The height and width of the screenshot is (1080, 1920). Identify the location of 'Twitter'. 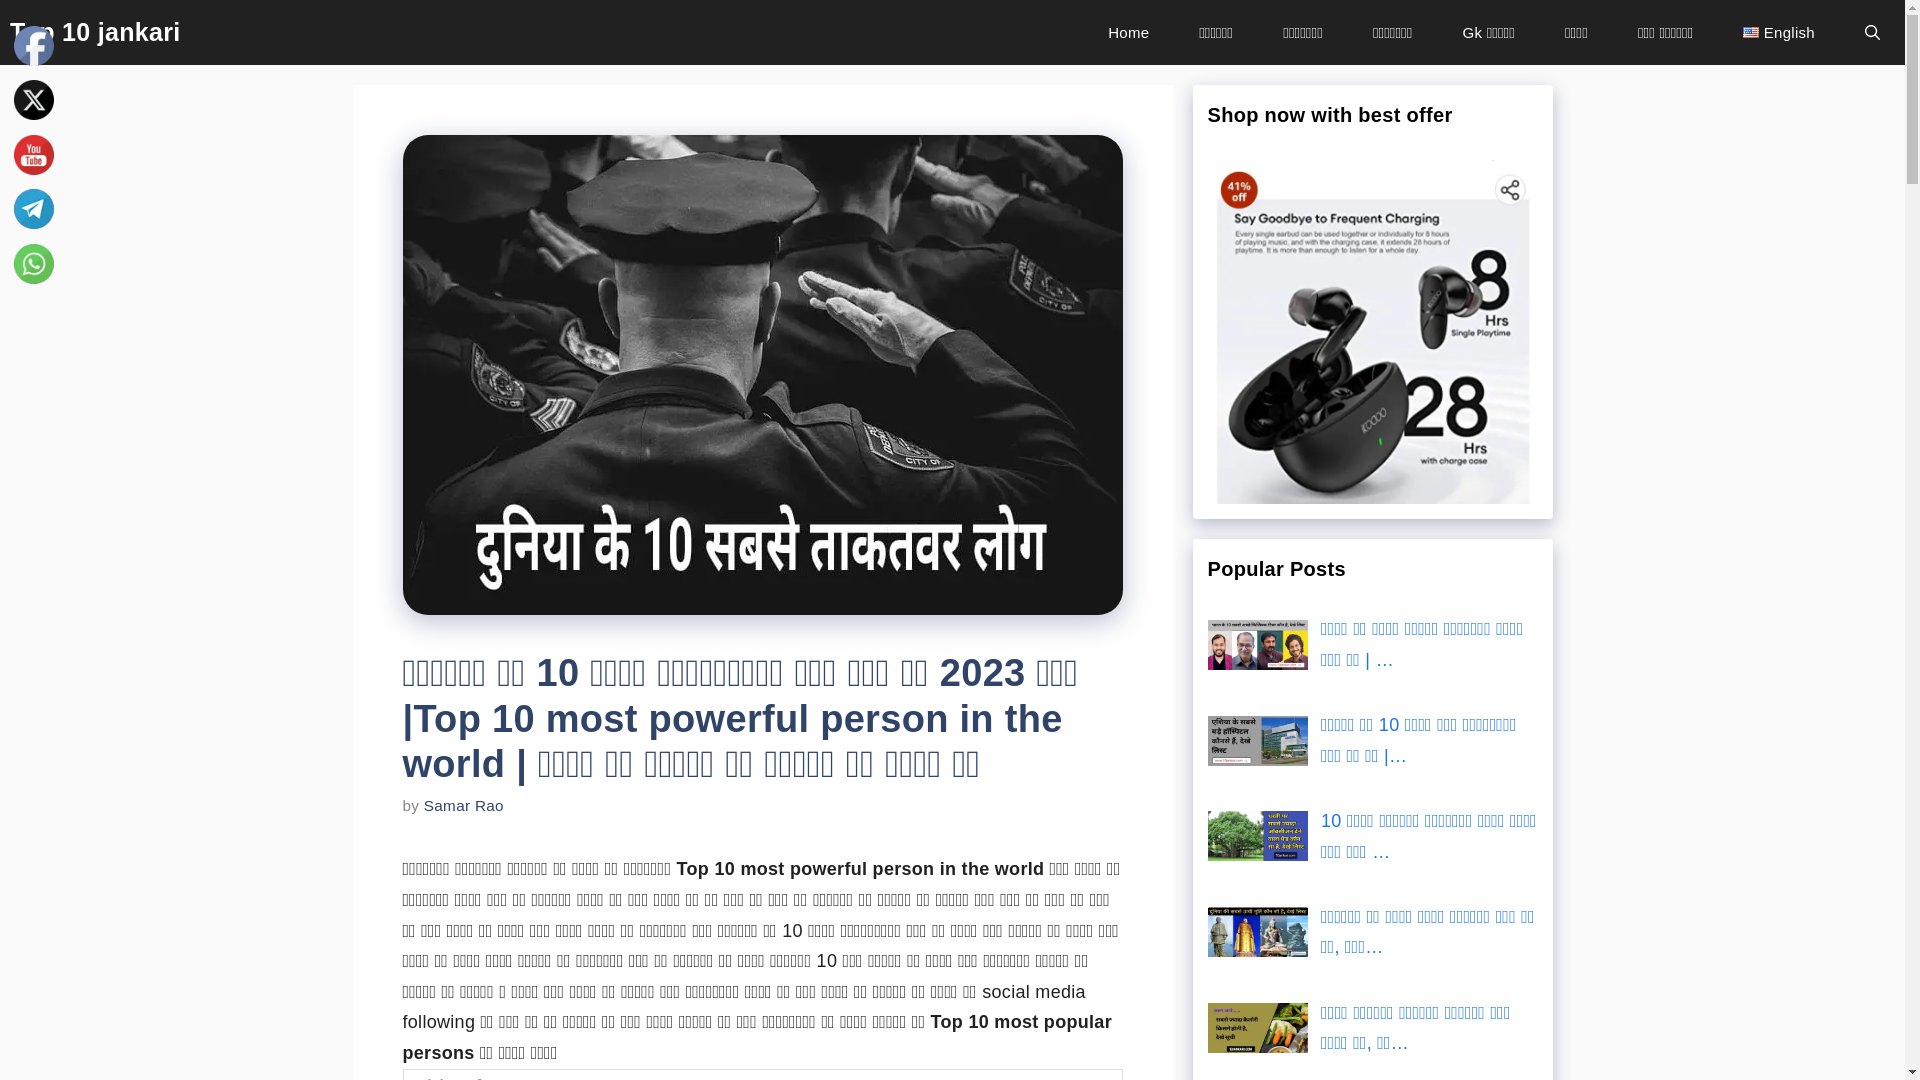
(33, 100).